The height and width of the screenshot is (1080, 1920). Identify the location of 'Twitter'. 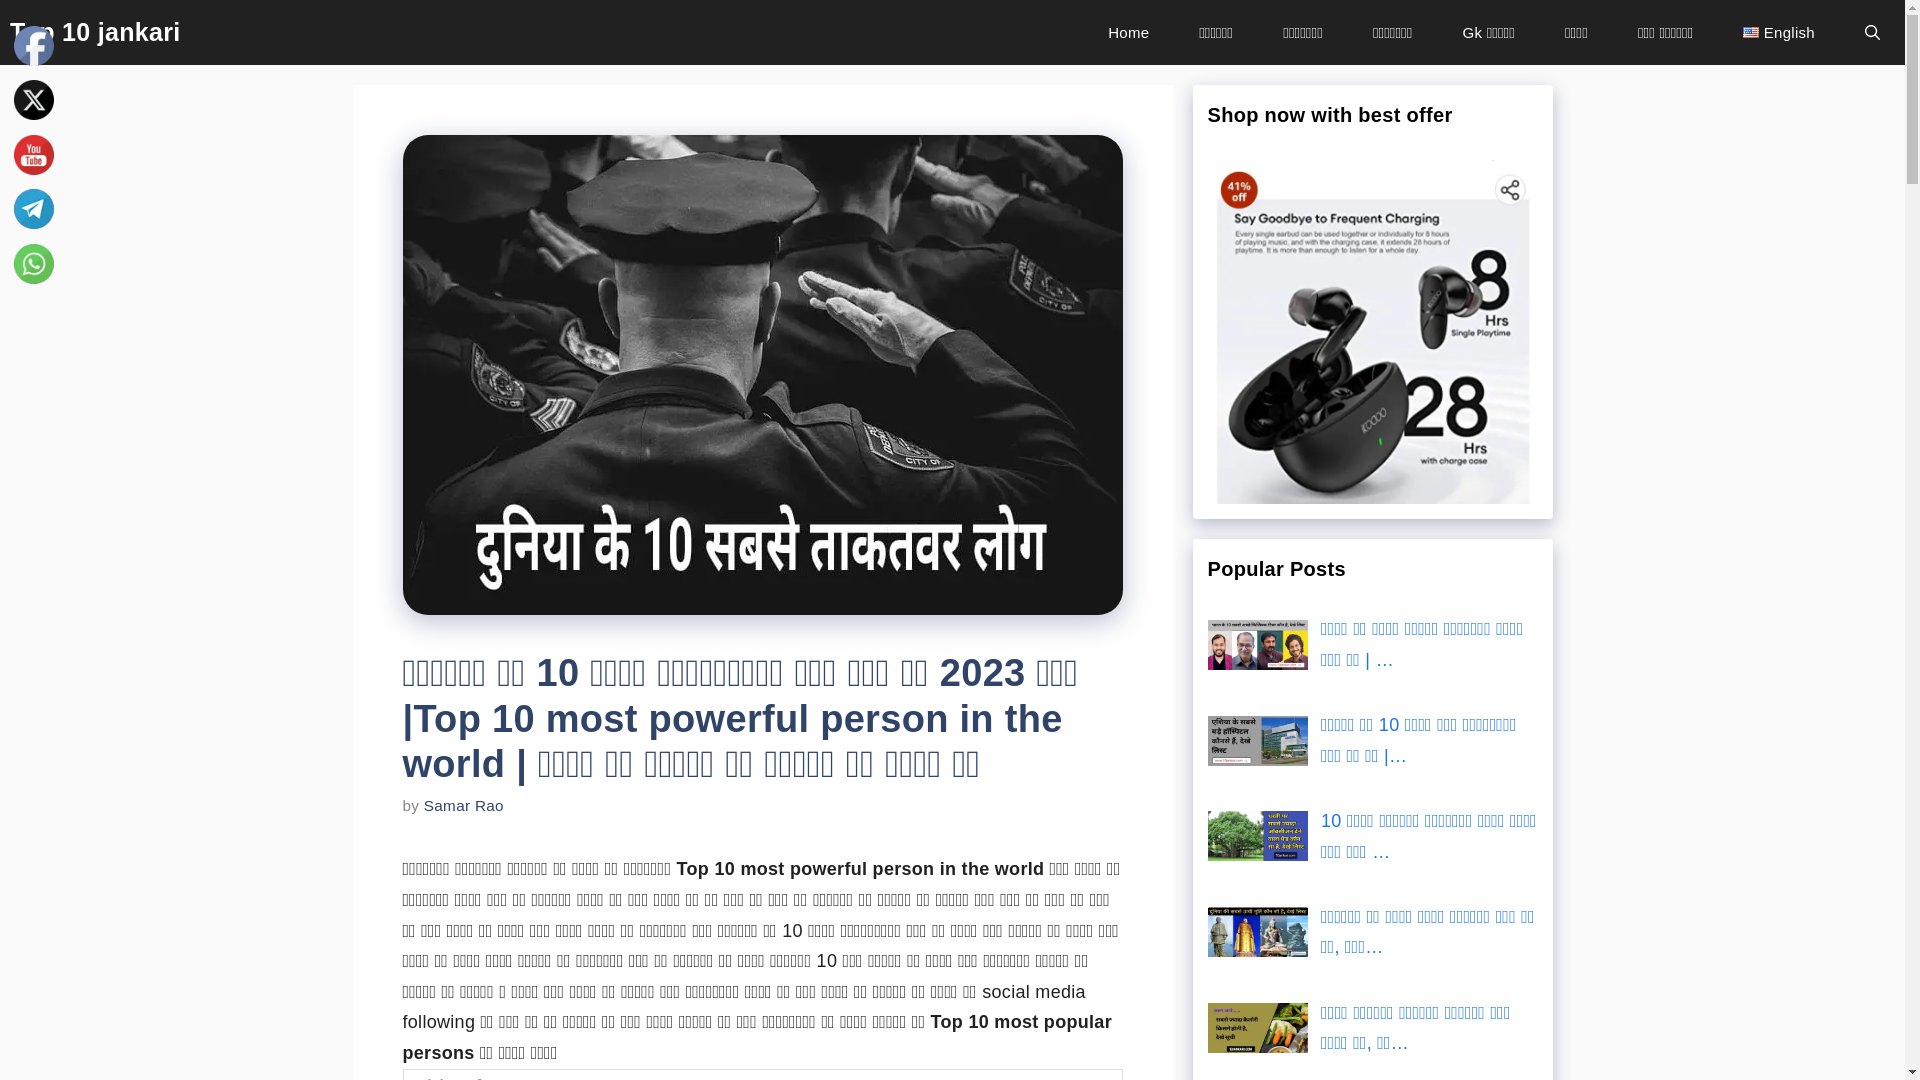
(33, 100).